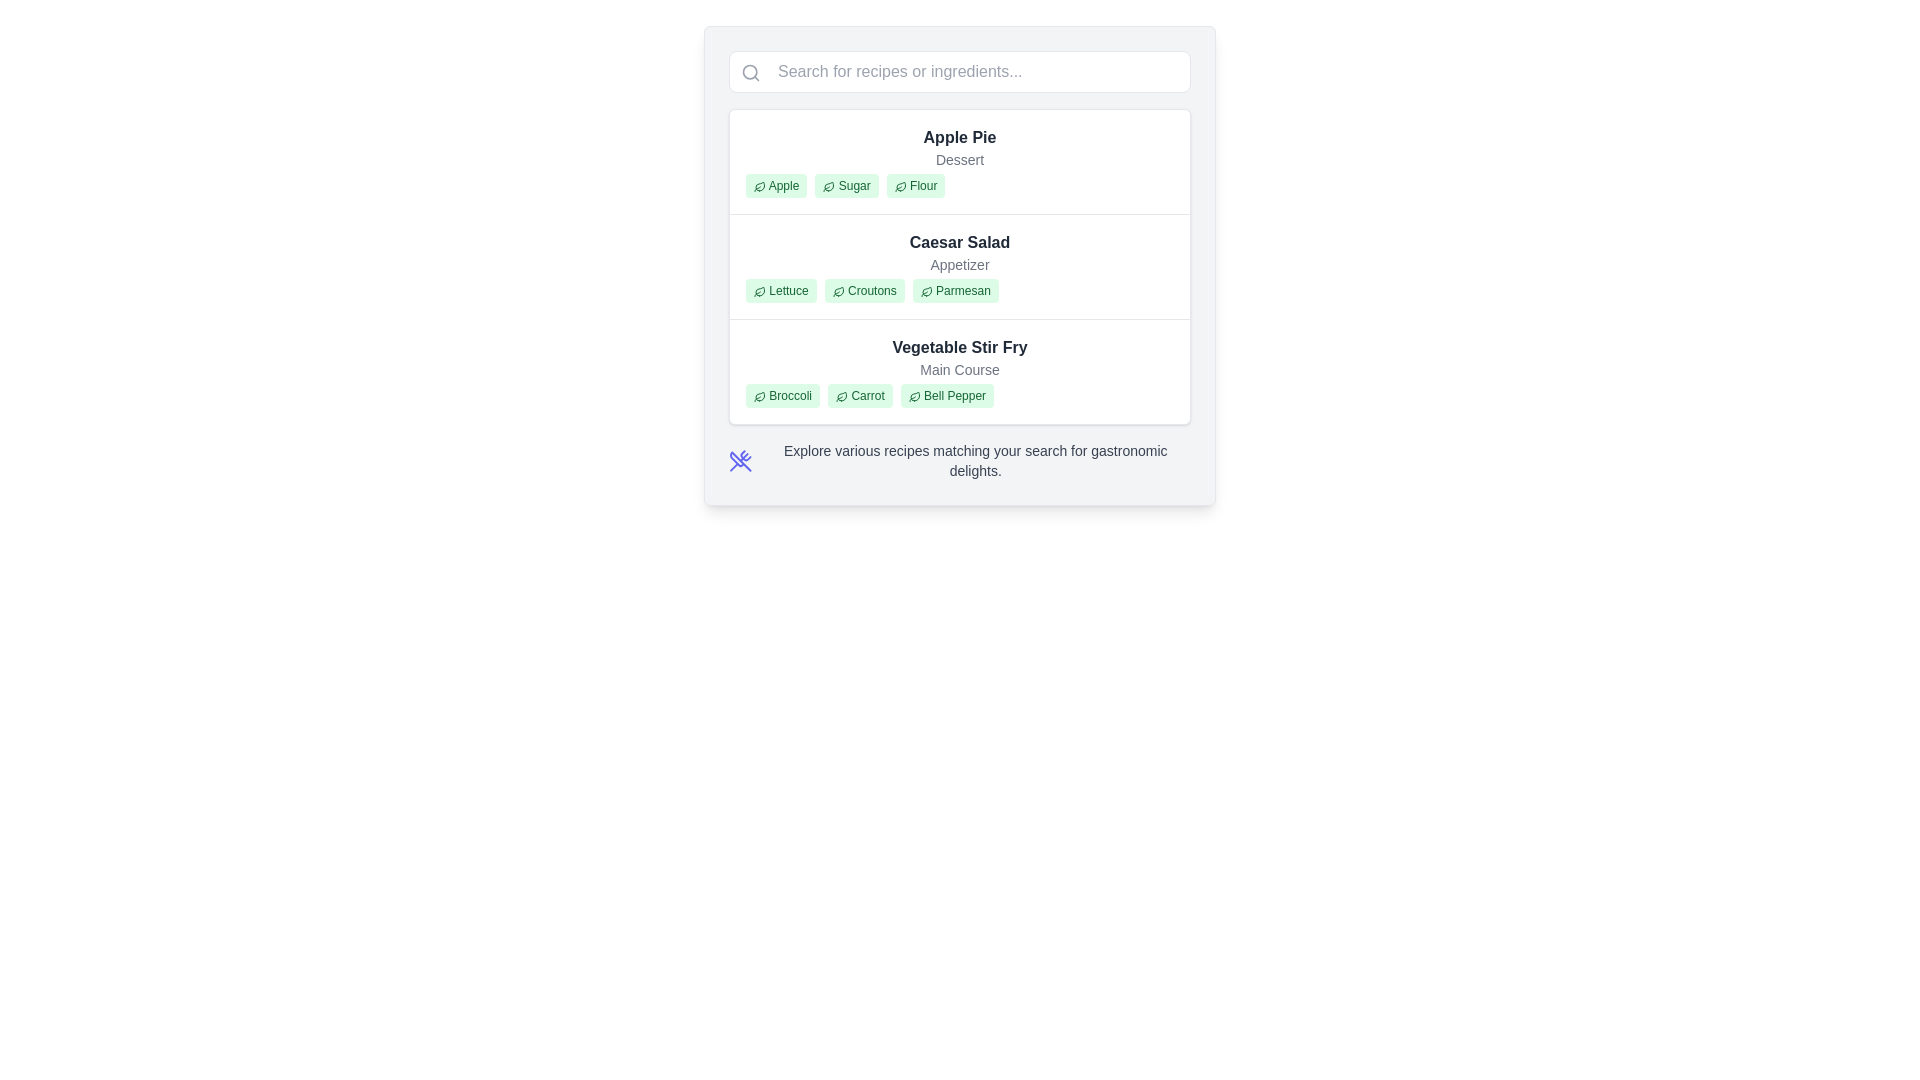 This screenshot has height=1080, width=1920. Describe the element at coordinates (780, 290) in the screenshot. I see `the 'Lettuce' badge, which is a small rounded rectangular label with a light green background and green text, located in the 'Caesar Salad' section of recipe items` at that location.